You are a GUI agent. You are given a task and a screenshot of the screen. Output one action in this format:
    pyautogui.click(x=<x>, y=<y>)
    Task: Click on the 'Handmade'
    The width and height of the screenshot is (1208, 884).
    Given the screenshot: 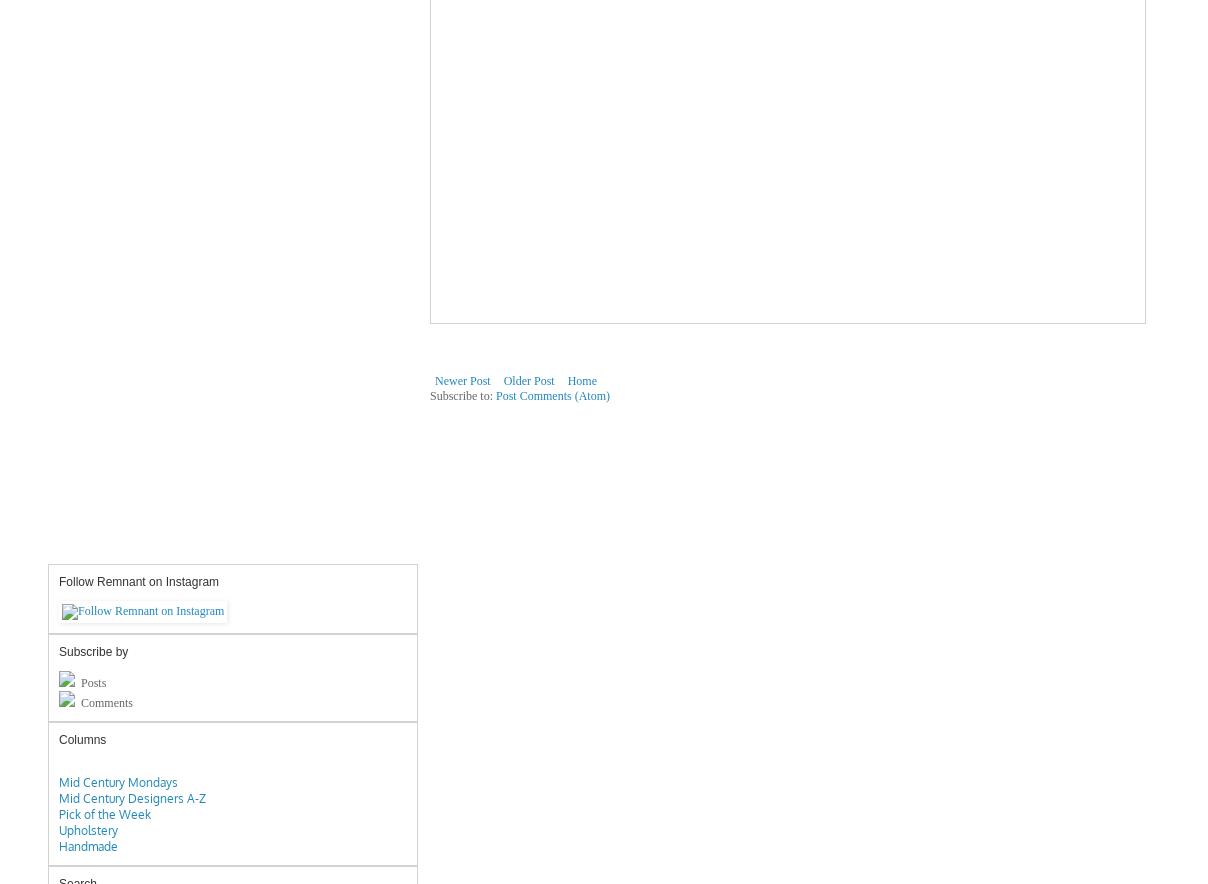 What is the action you would take?
    pyautogui.click(x=57, y=845)
    